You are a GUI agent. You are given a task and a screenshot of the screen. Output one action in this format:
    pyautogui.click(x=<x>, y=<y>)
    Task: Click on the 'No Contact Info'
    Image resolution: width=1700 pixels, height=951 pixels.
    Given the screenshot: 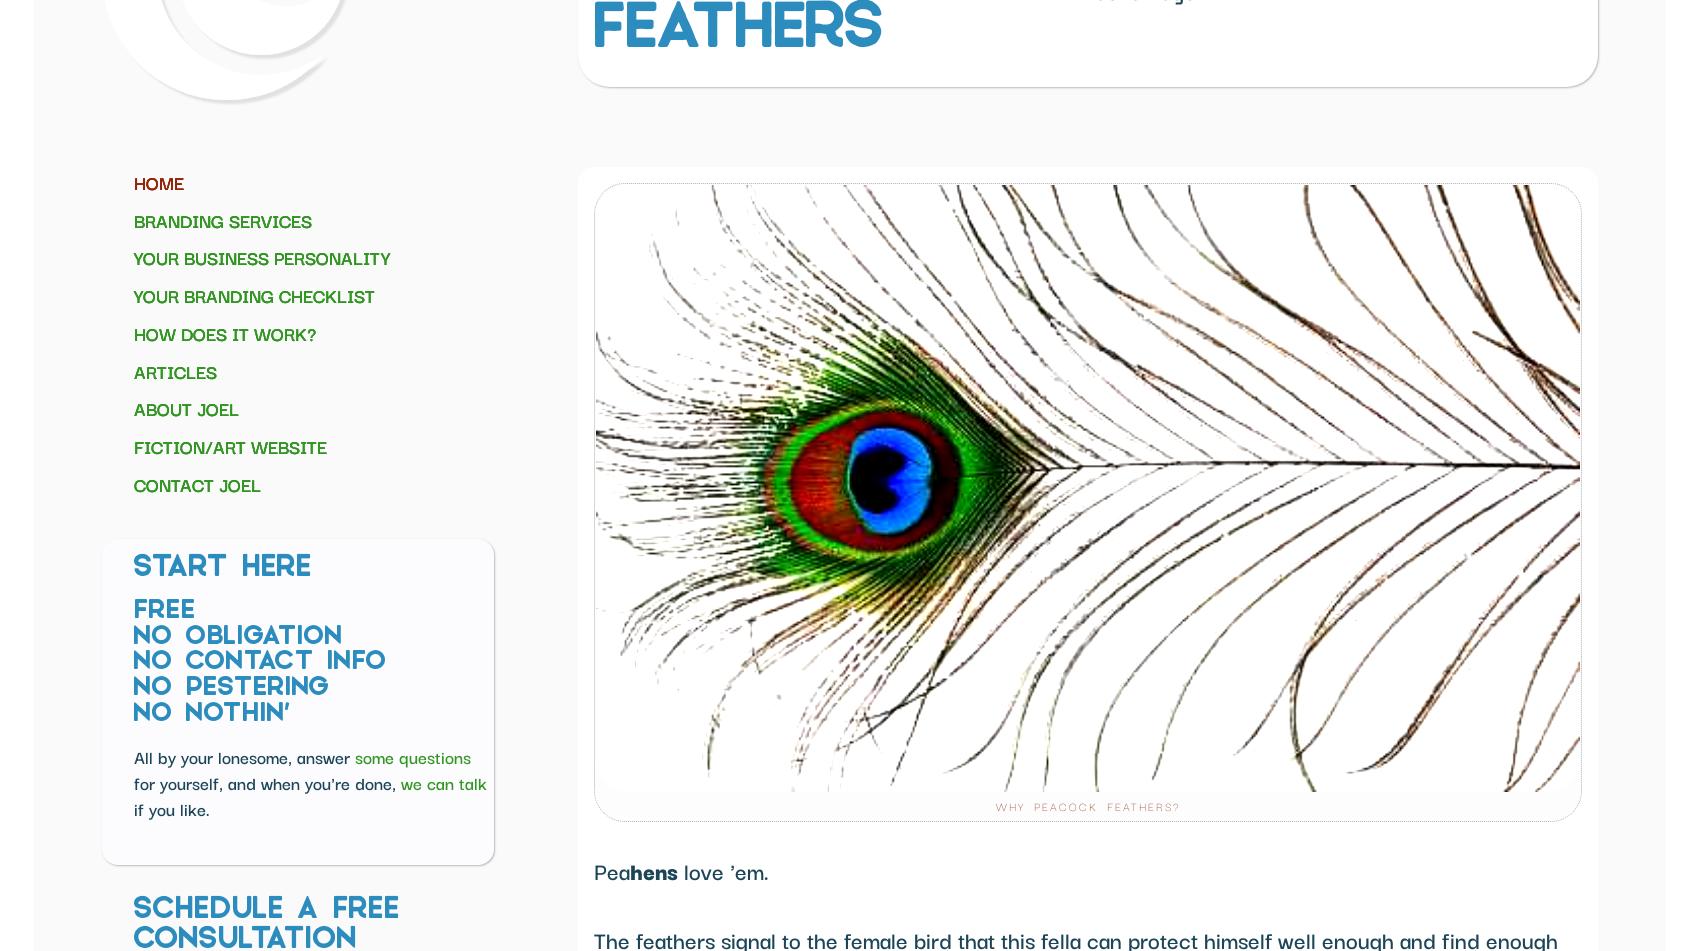 What is the action you would take?
    pyautogui.click(x=260, y=662)
    